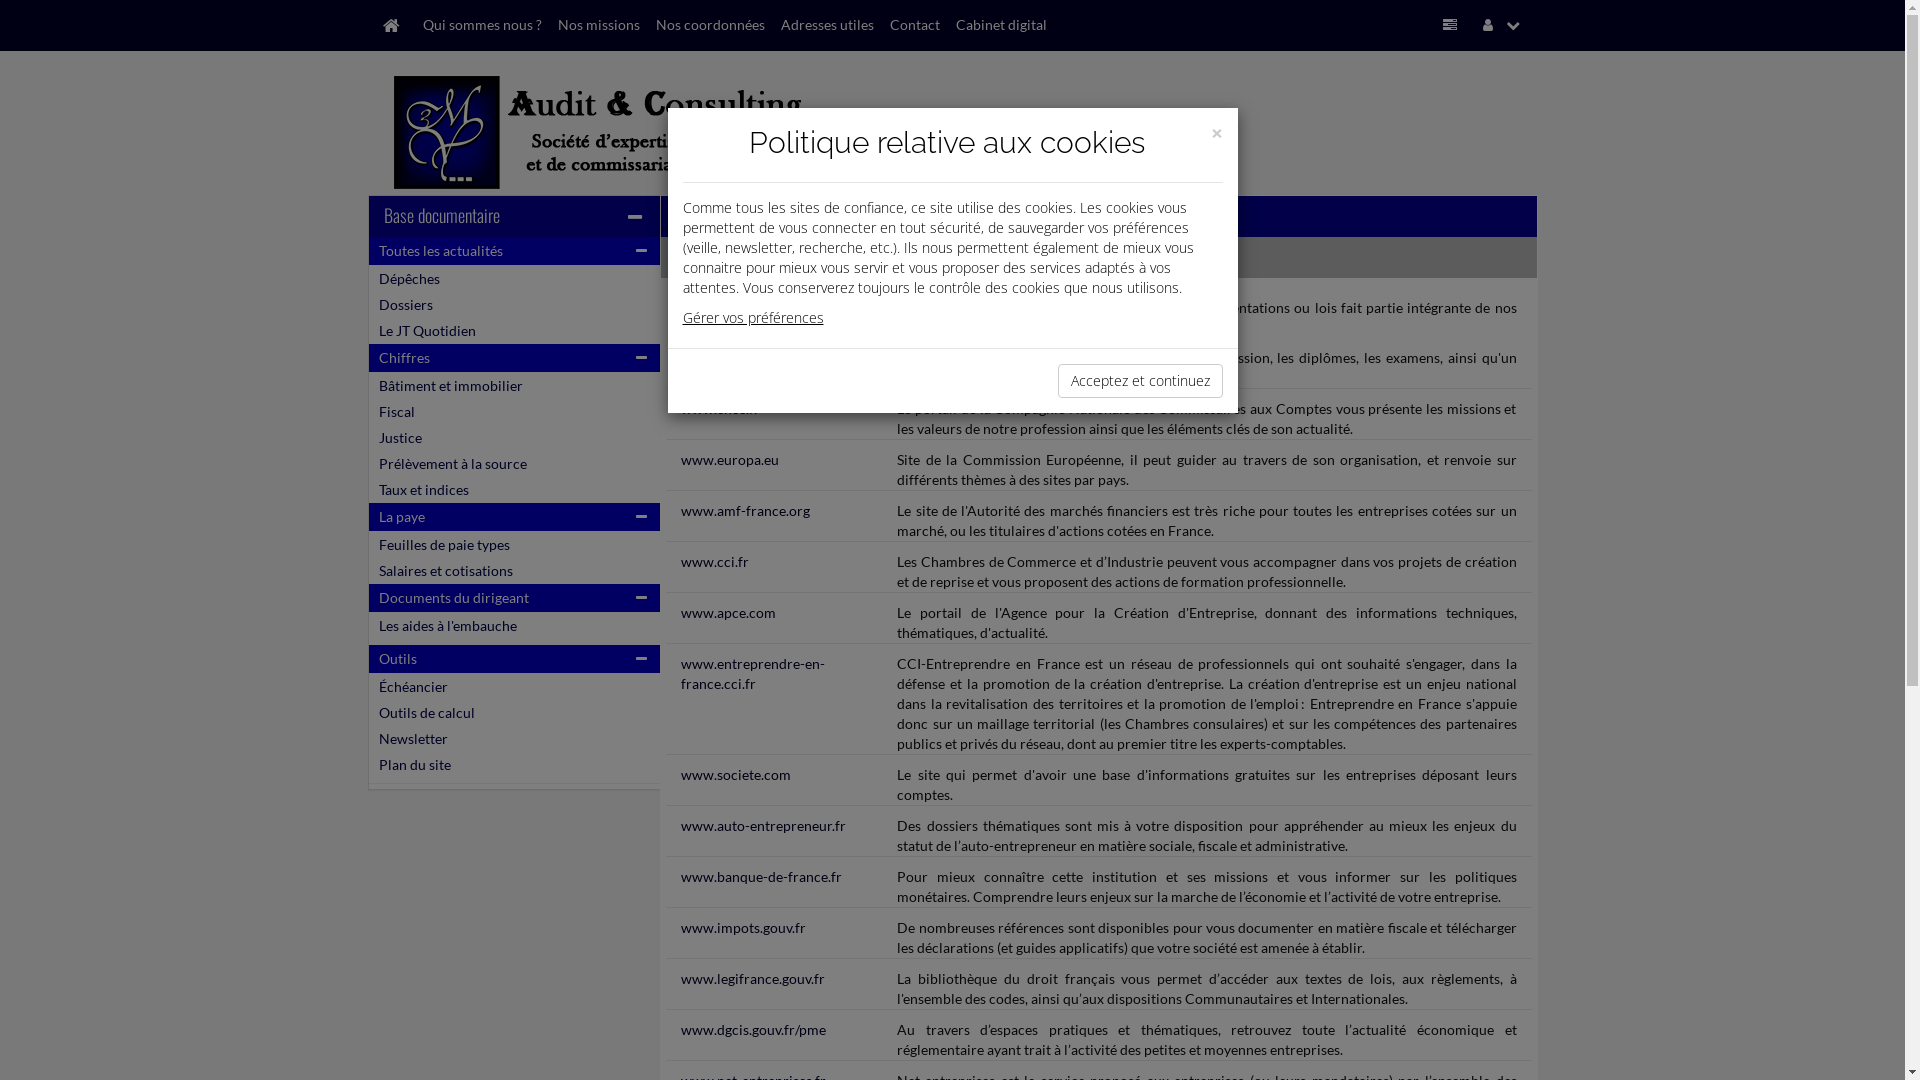 Image resolution: width=1920 pixels, height=1080 pixels. Describe the element at coordinates (762, 825) in the screenshot. I see `'www.auto-entrepreneur.fr'` at that location.